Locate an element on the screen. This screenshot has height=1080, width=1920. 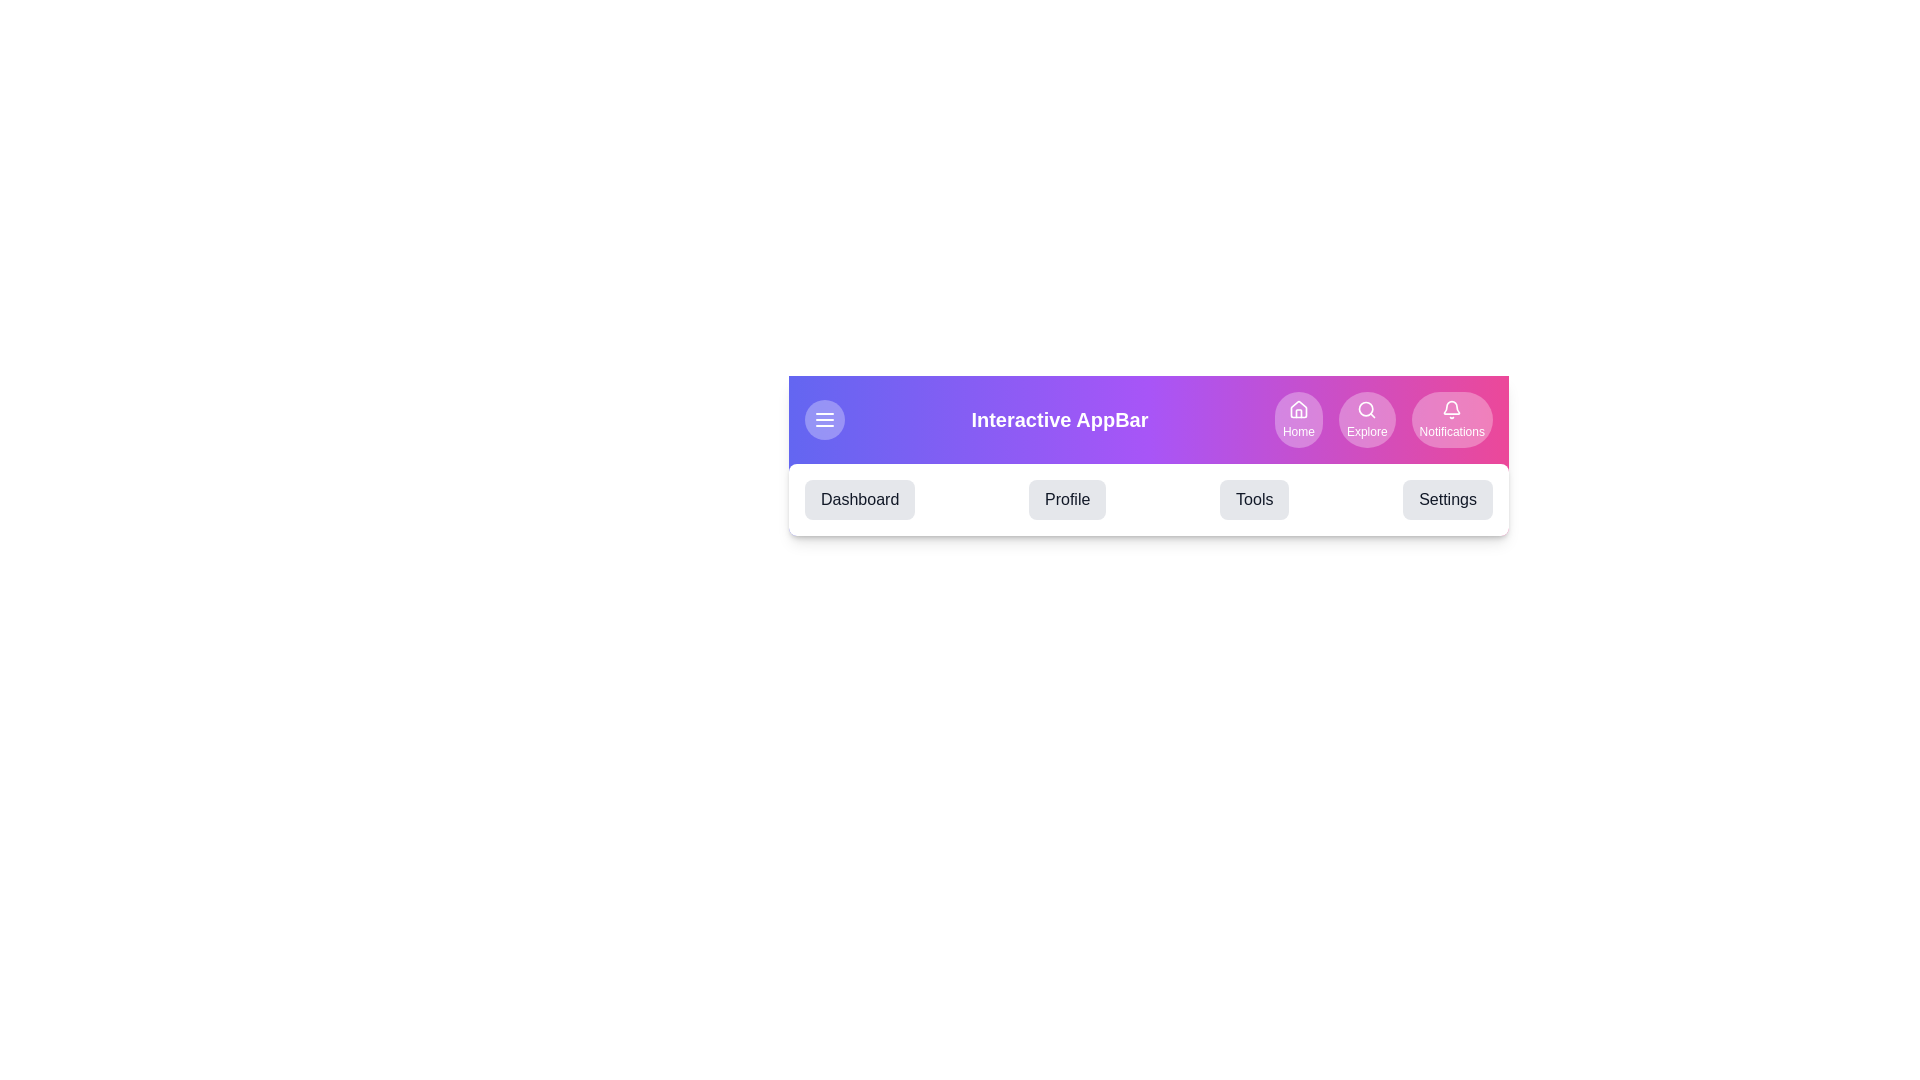
the Settings in the navigation menu is located at coordinates (1448, 499).